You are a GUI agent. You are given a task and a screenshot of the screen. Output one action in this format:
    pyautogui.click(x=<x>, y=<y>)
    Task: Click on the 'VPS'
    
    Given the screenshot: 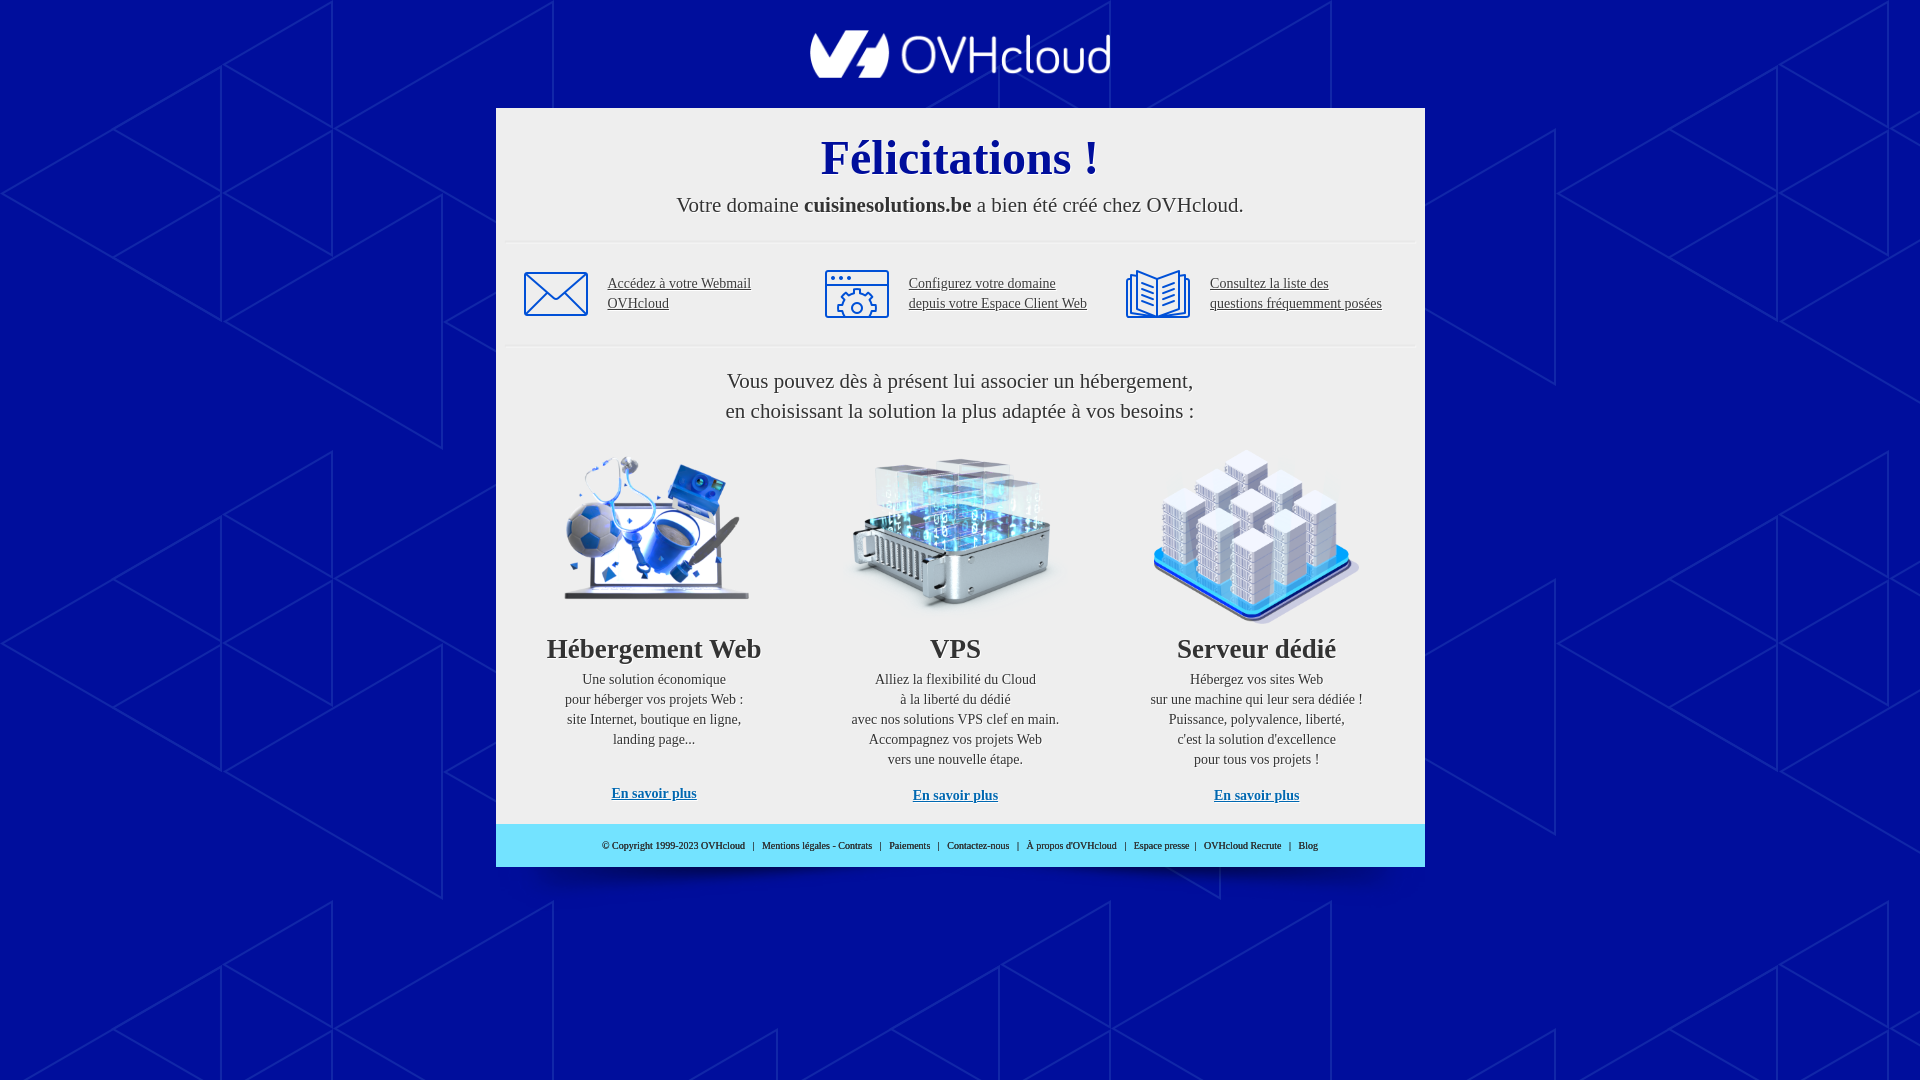 What is the action you would take?
    pyautogui.click(x=954, y=618)
    